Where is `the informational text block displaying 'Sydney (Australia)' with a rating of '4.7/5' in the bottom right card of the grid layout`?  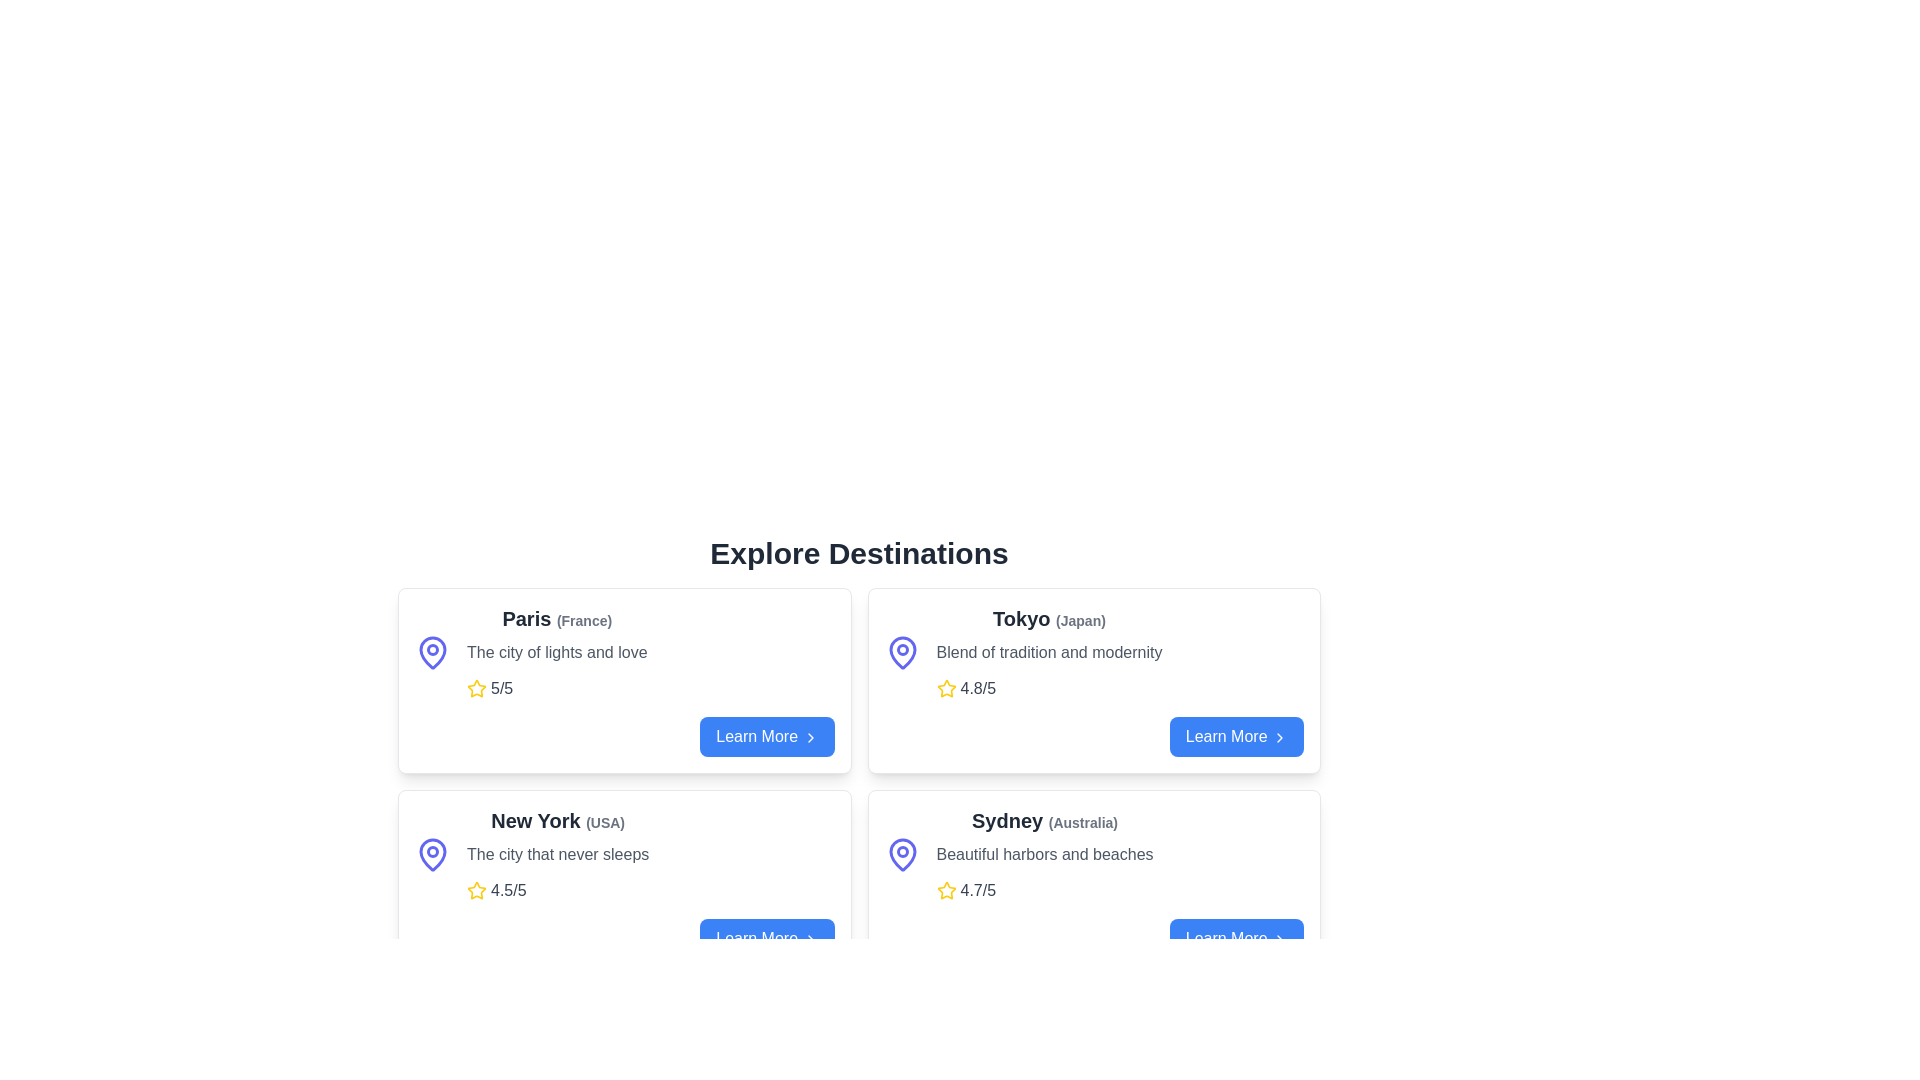
the informational text block displaying 'Sydney (Australia)' with a rating of '4.7/5' in the bottom right card of the grid layout is located at coordinates (1044, 855).